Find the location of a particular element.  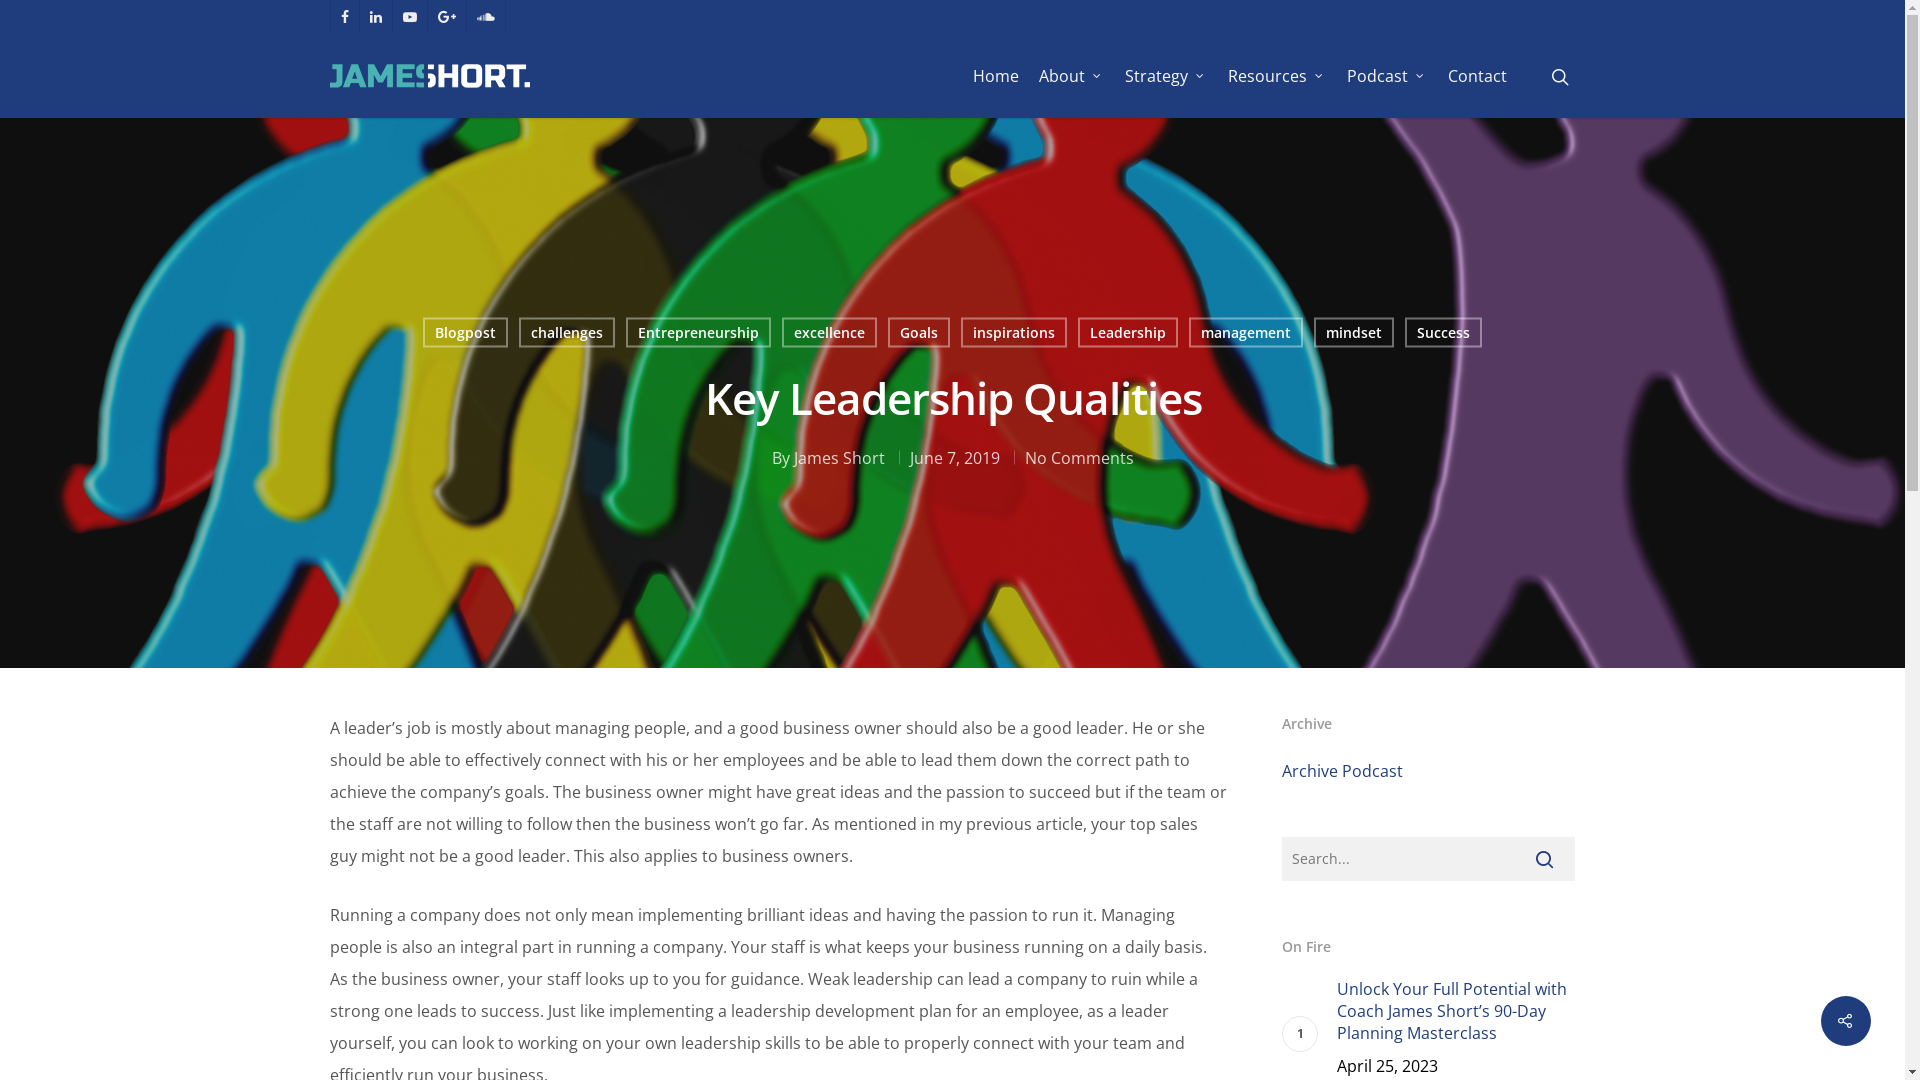

'Goals' is located at coordinates (917, 331).